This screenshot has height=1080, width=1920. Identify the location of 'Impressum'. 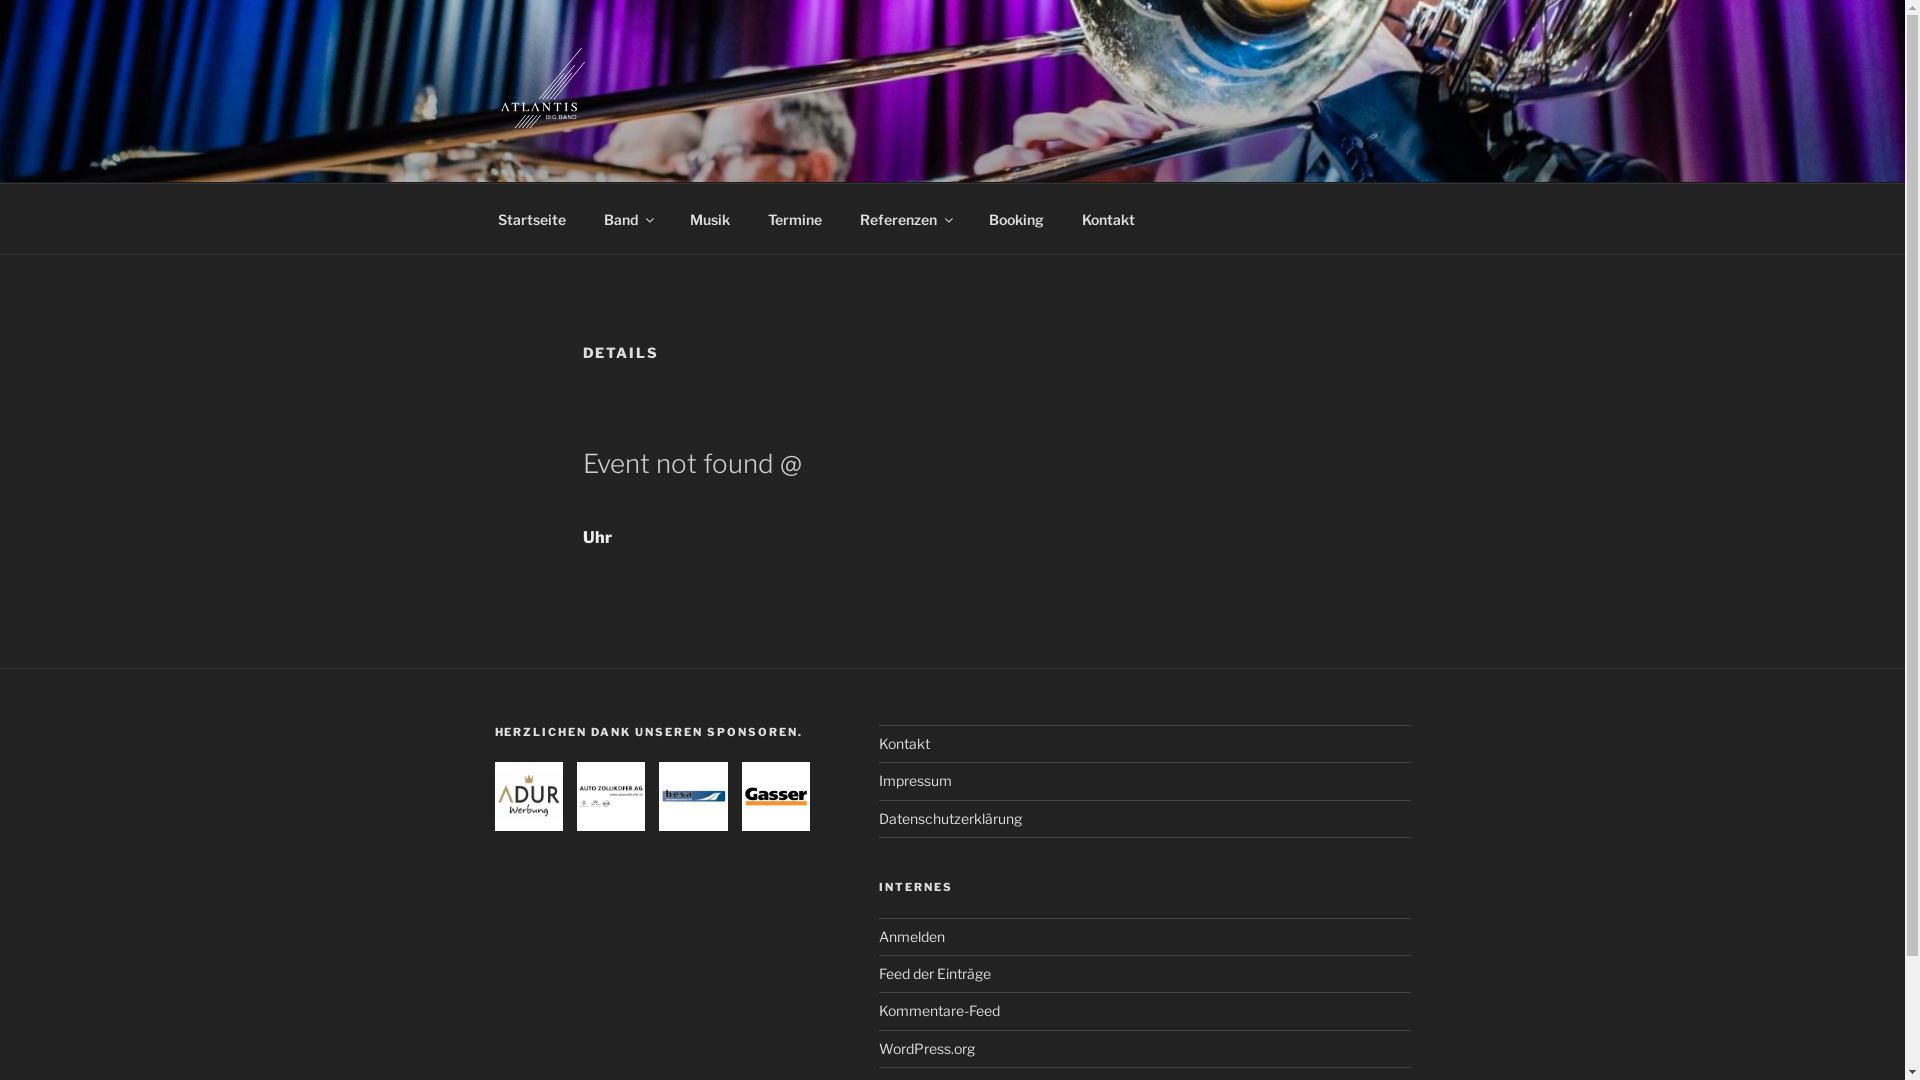
(914, 779).